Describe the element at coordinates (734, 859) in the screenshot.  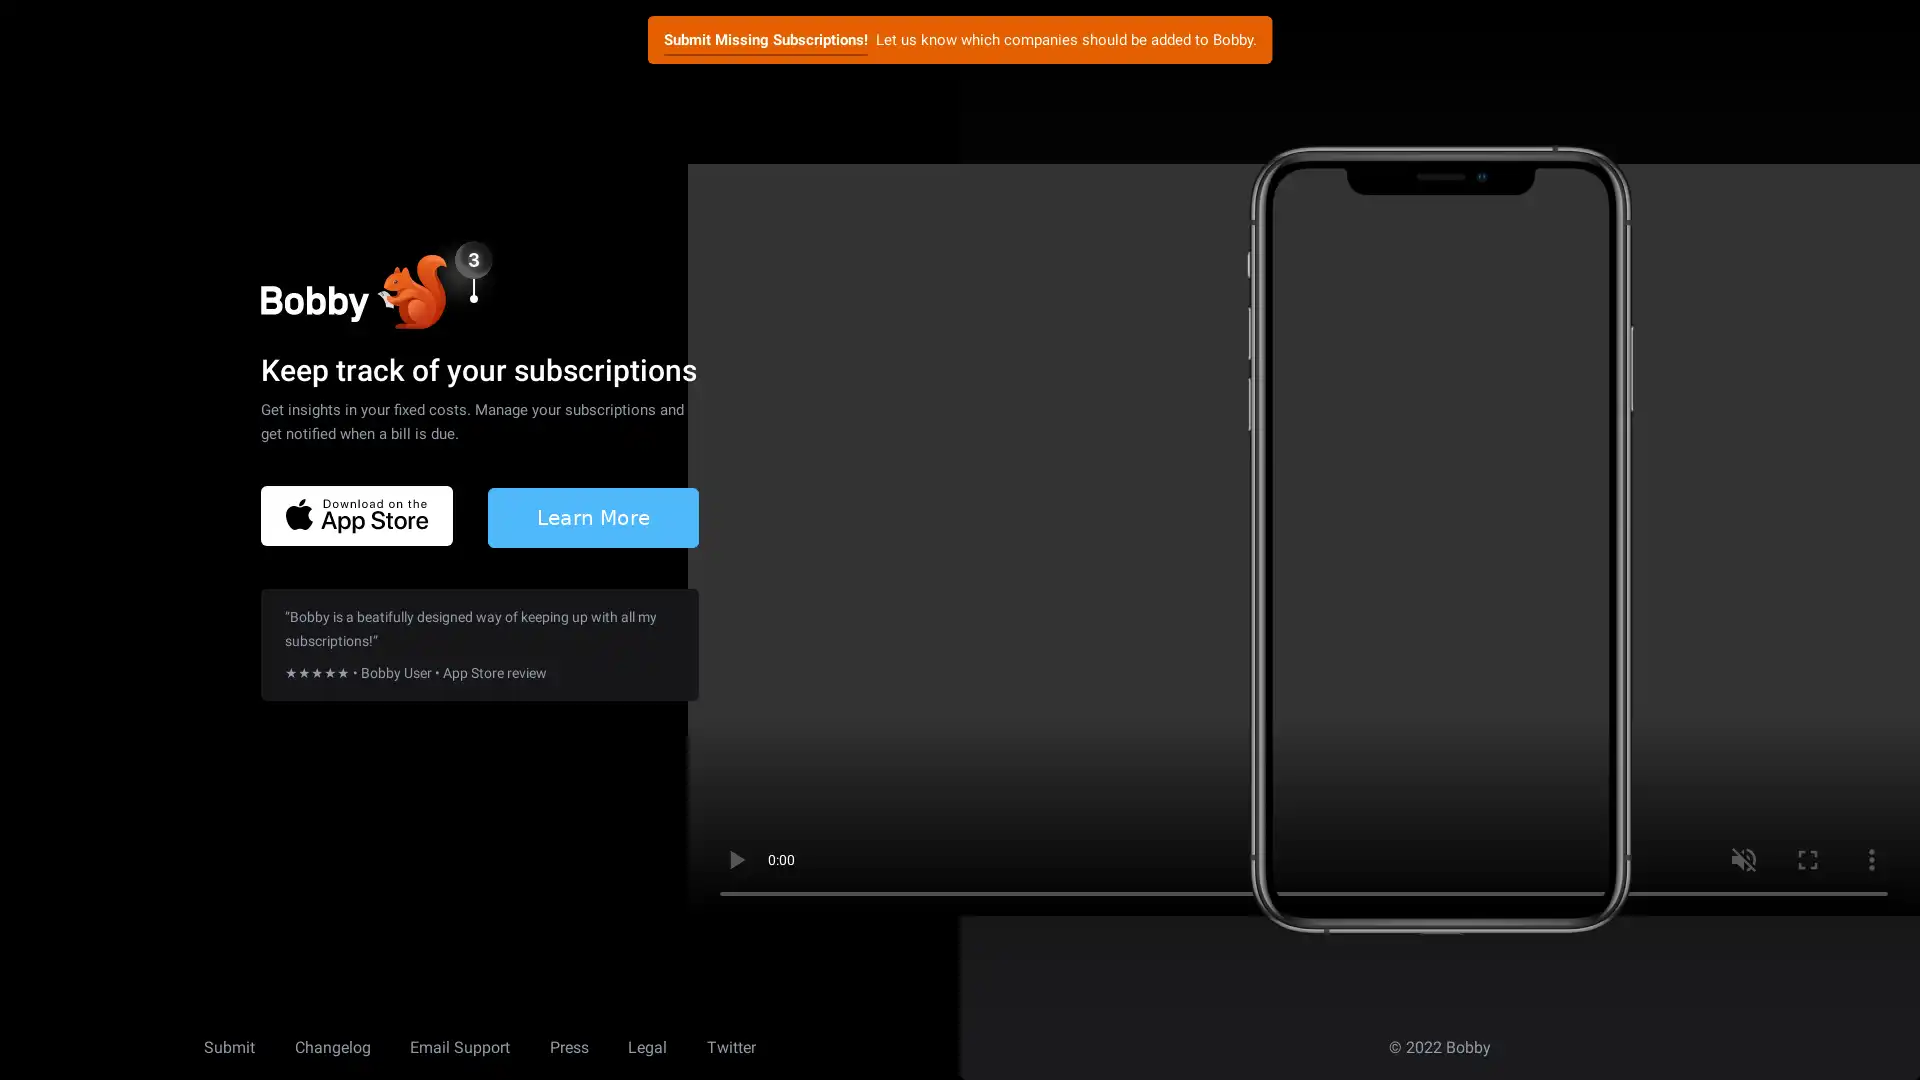
I see `play` at that location.